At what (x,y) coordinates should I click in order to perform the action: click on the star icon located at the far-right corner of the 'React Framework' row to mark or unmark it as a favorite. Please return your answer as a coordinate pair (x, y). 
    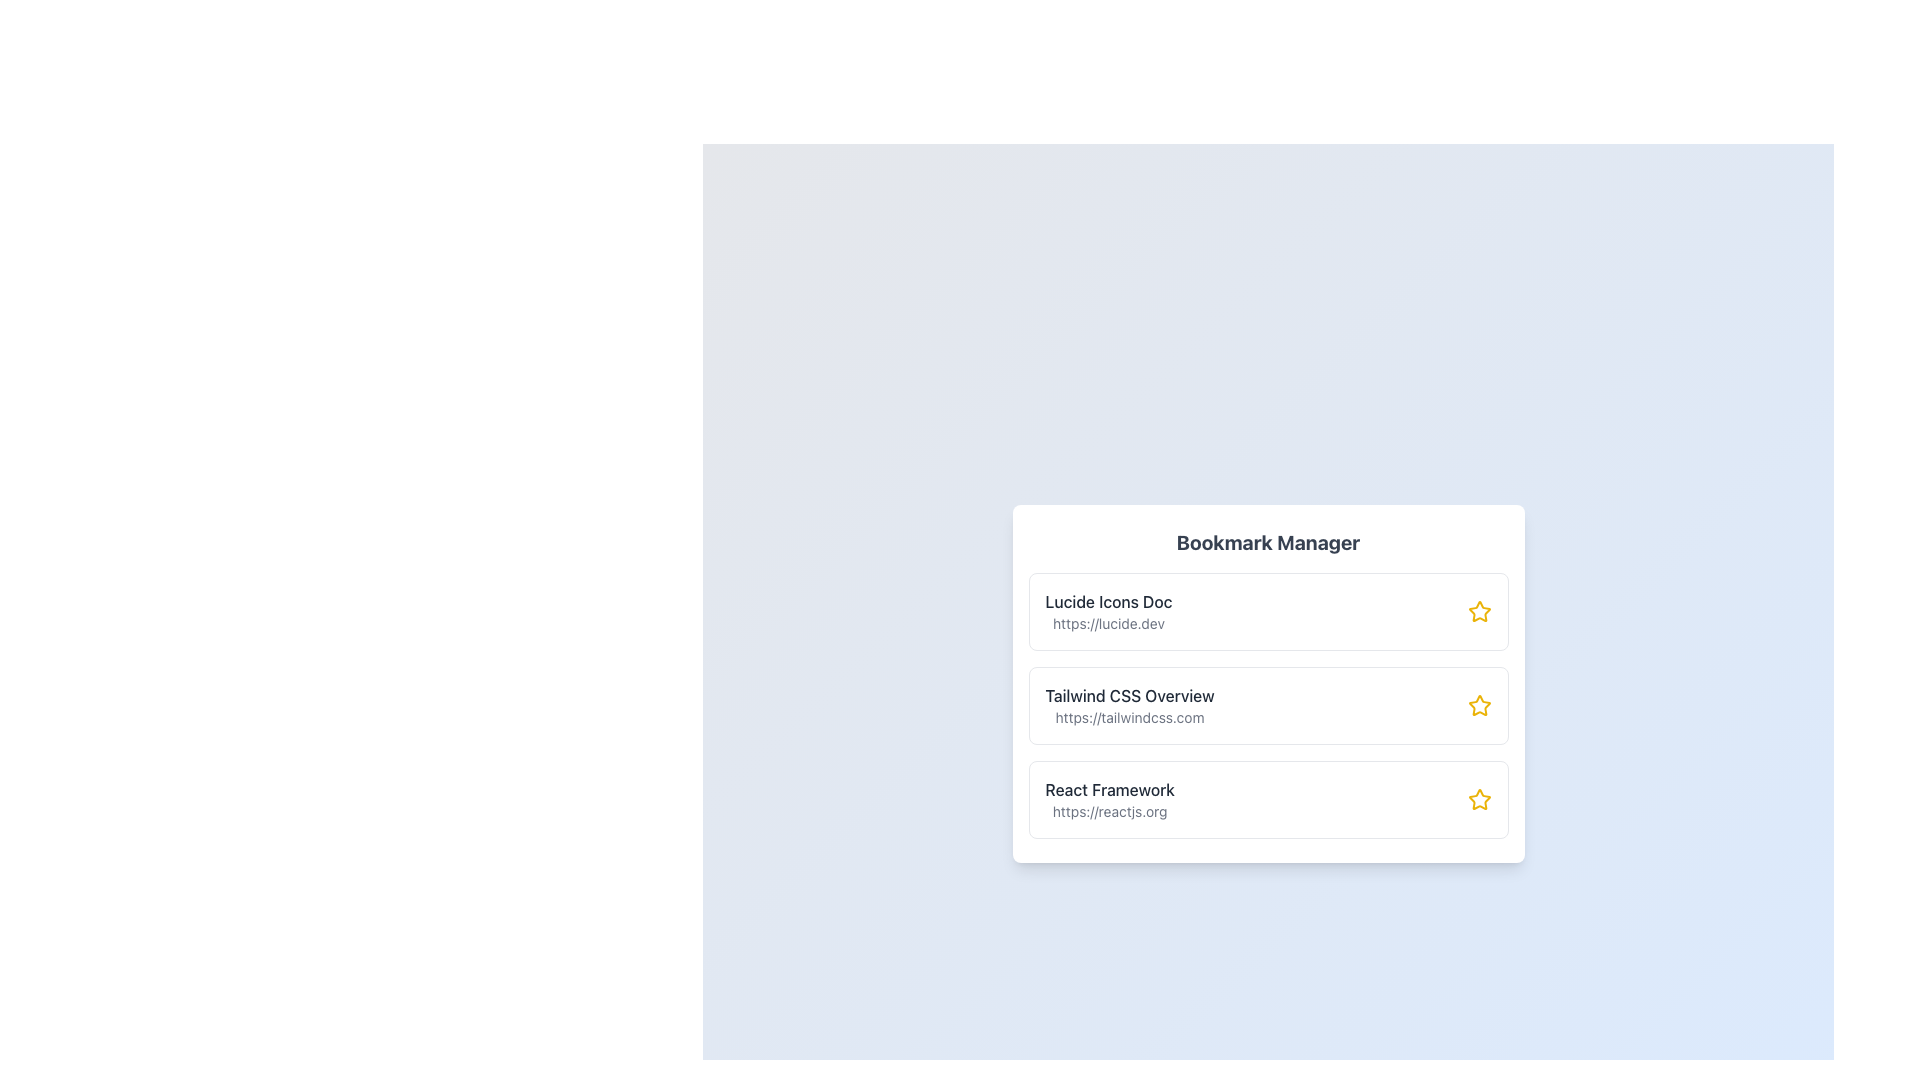
    Looking at the image, I should click on (1479, 798).